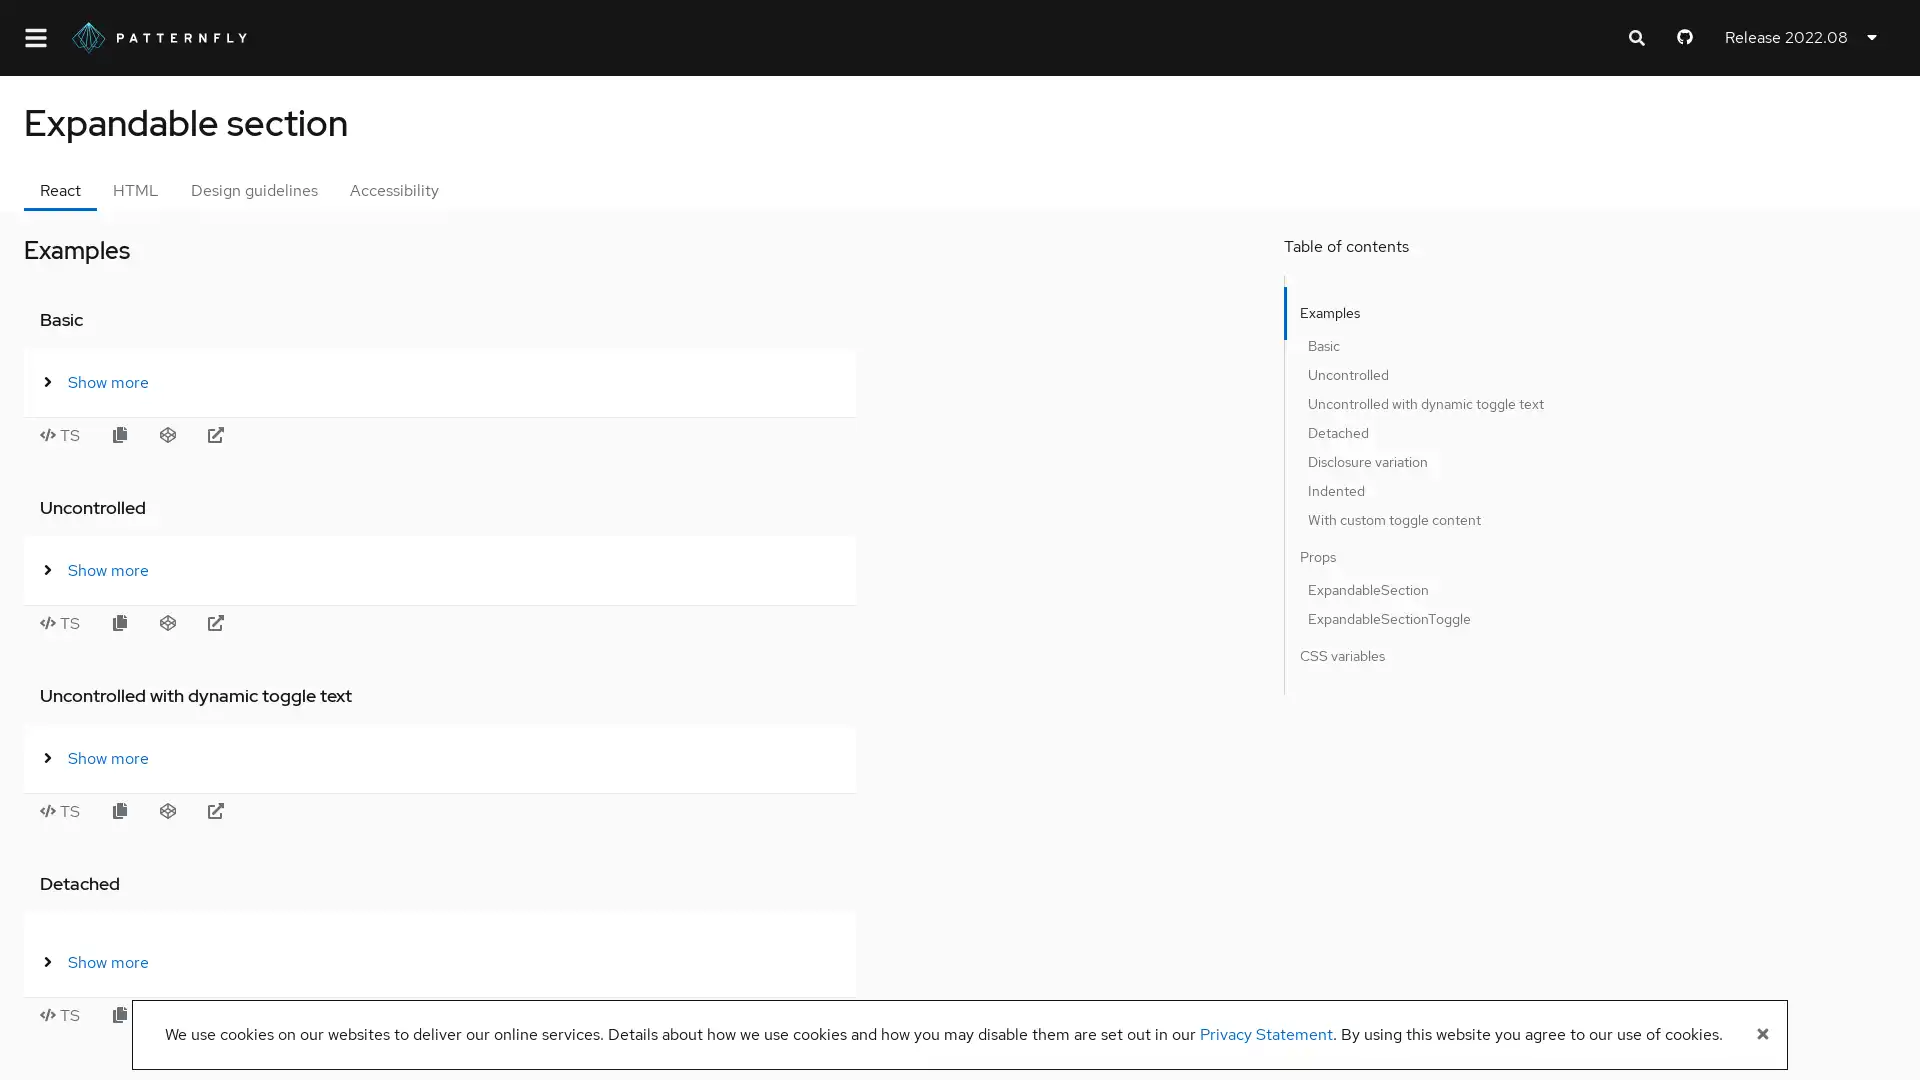 The height and width of the screenshot is (1080, 1920). What do you see at coordinates (350, 434) in the screenshot?
I see `Toggle TS code in Basic example` at bounding box center [350, 434].